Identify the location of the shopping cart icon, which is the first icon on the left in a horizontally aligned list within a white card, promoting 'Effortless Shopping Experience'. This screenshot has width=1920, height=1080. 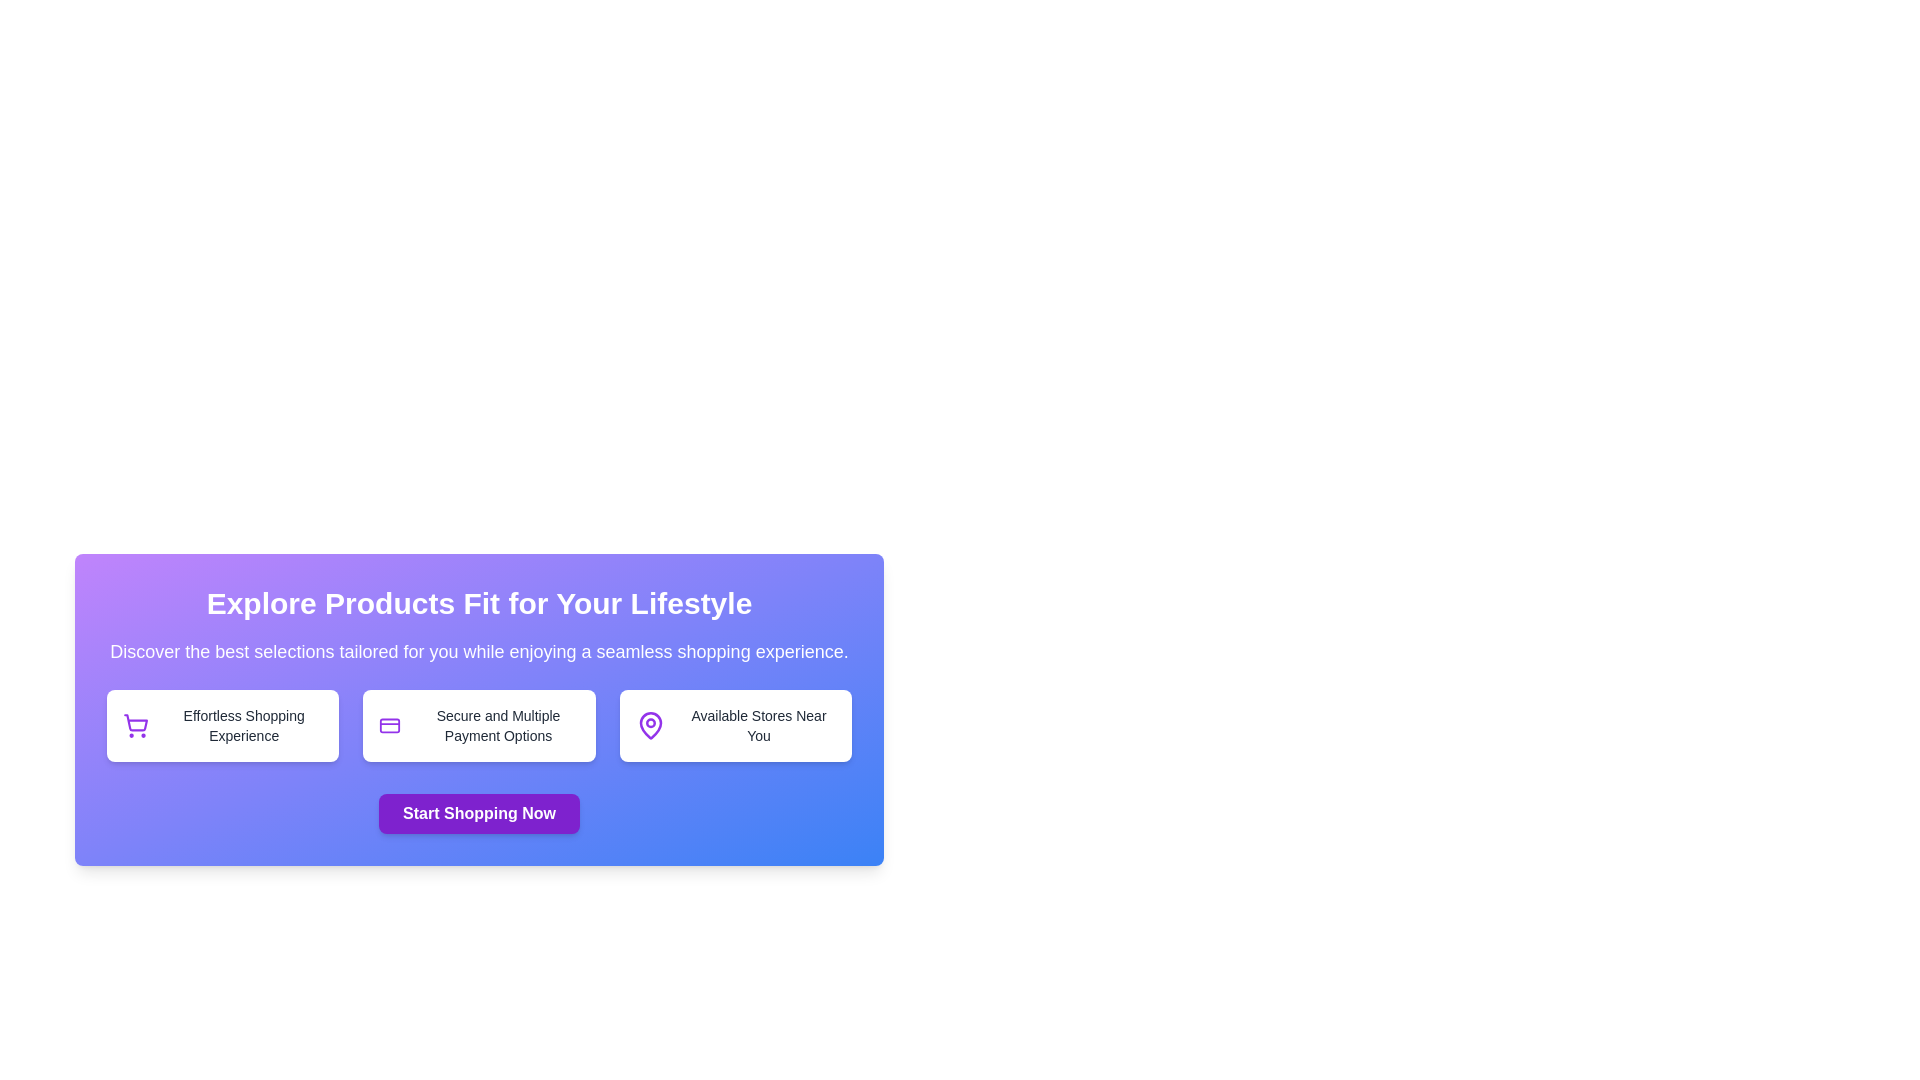
(134, 725).